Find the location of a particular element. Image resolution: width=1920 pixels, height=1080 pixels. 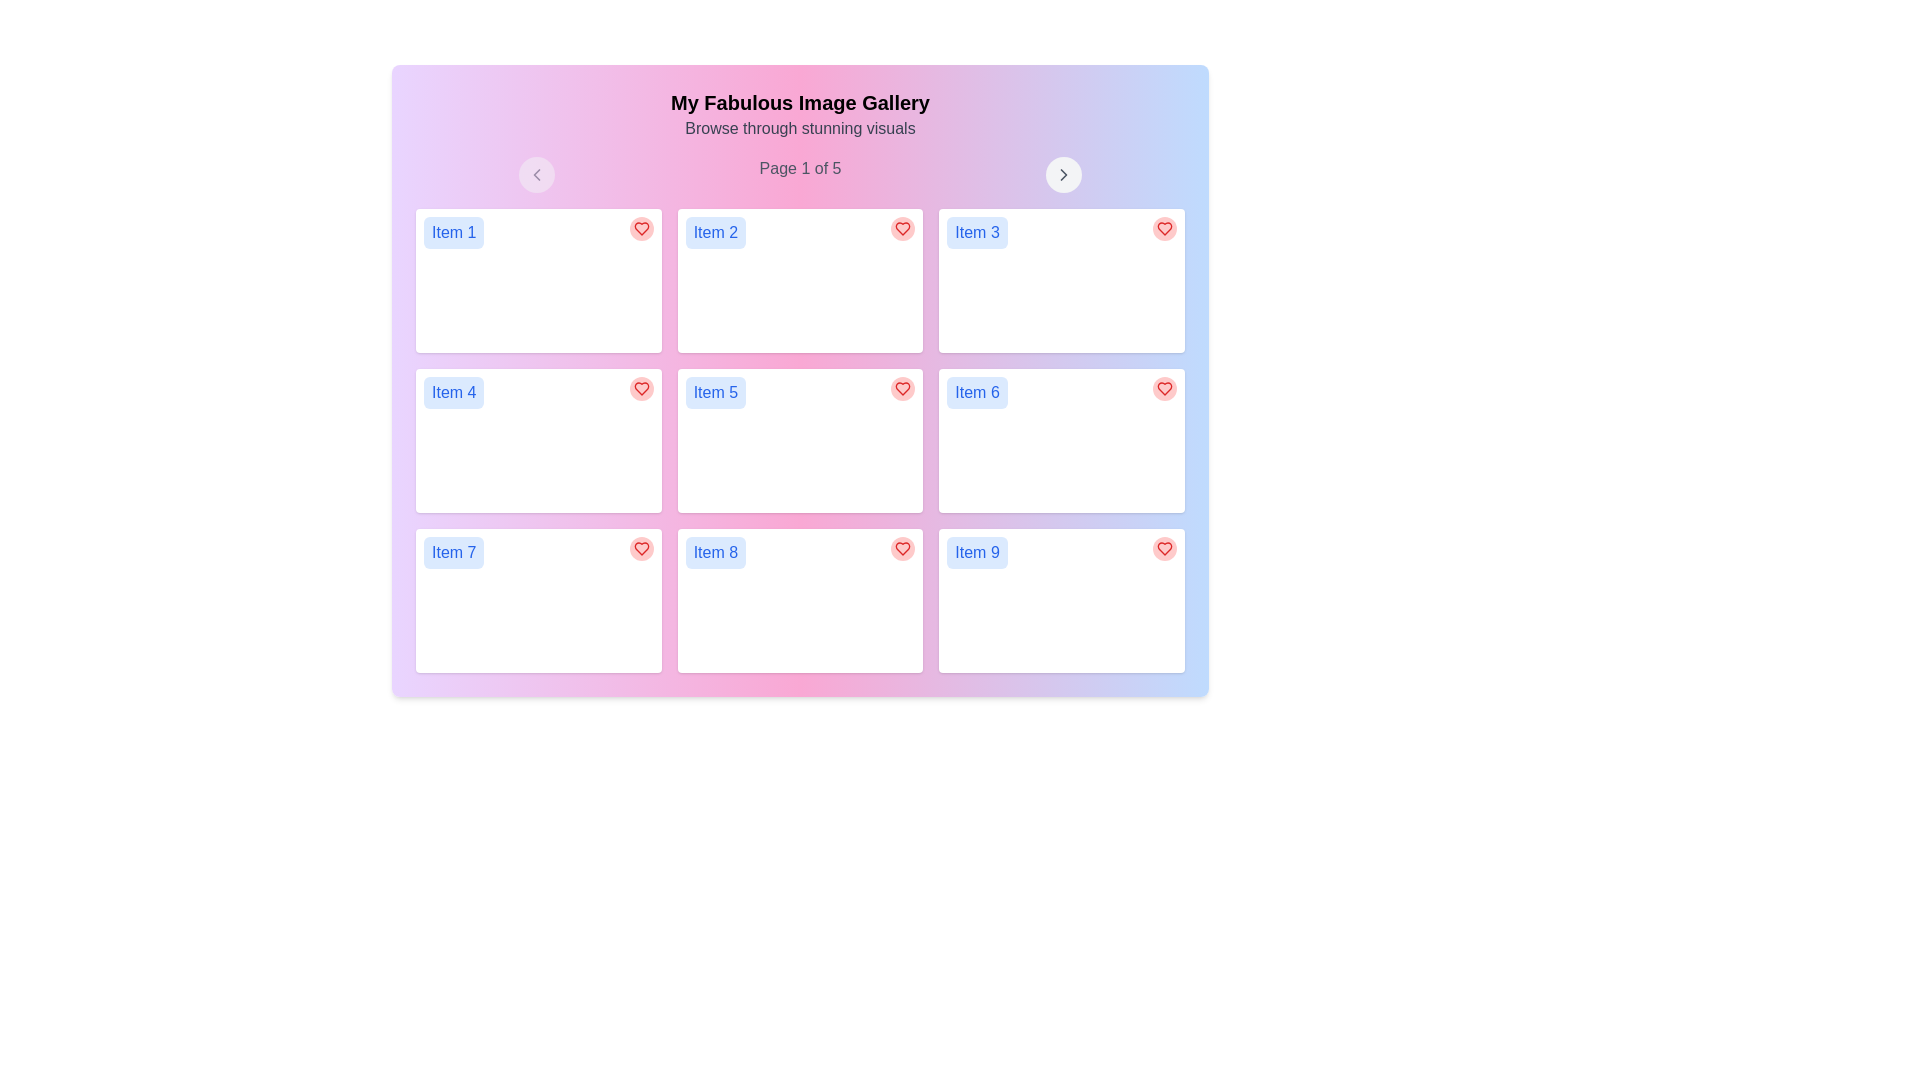

the small circular button with a light gray background and a right-pointing chevron icon, located to the right of the 'Page 1 of 5' text is located at coordinates (1063, 173).